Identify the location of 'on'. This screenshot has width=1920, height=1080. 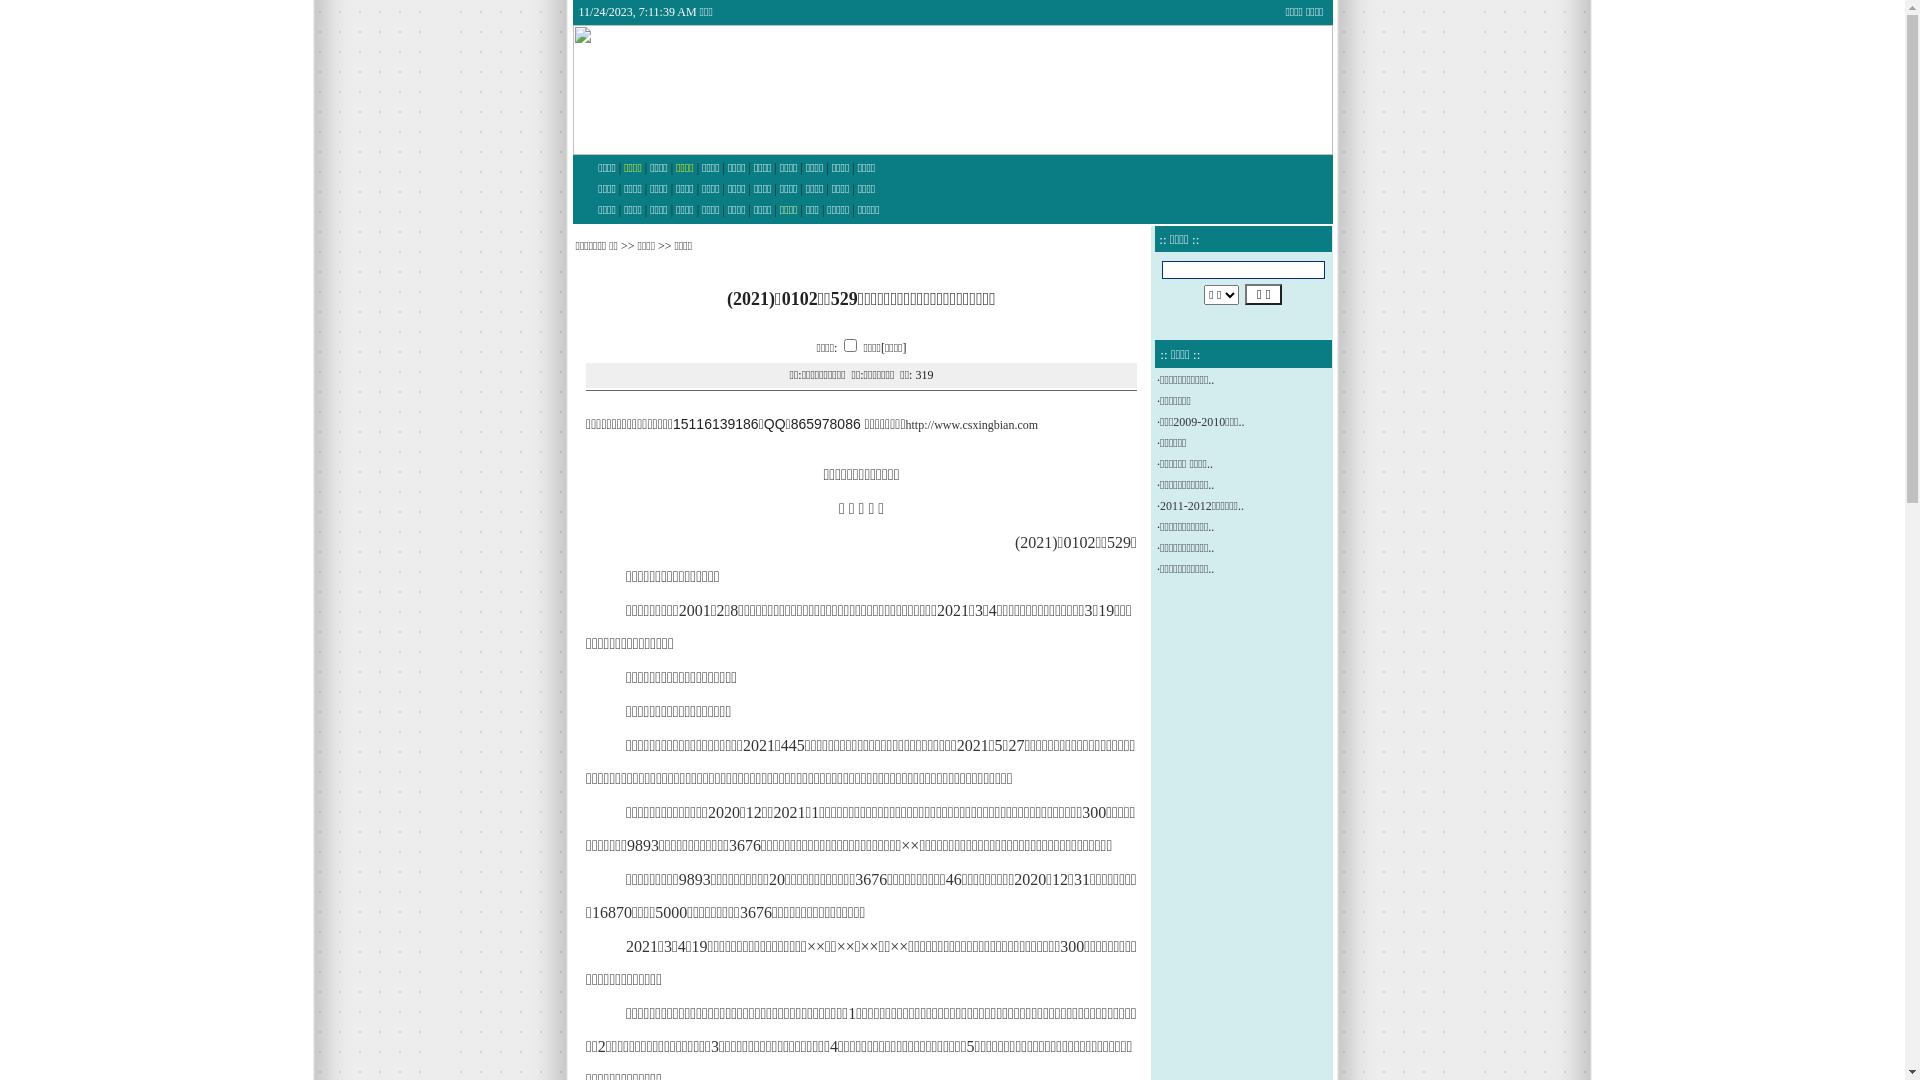
(844, 343).